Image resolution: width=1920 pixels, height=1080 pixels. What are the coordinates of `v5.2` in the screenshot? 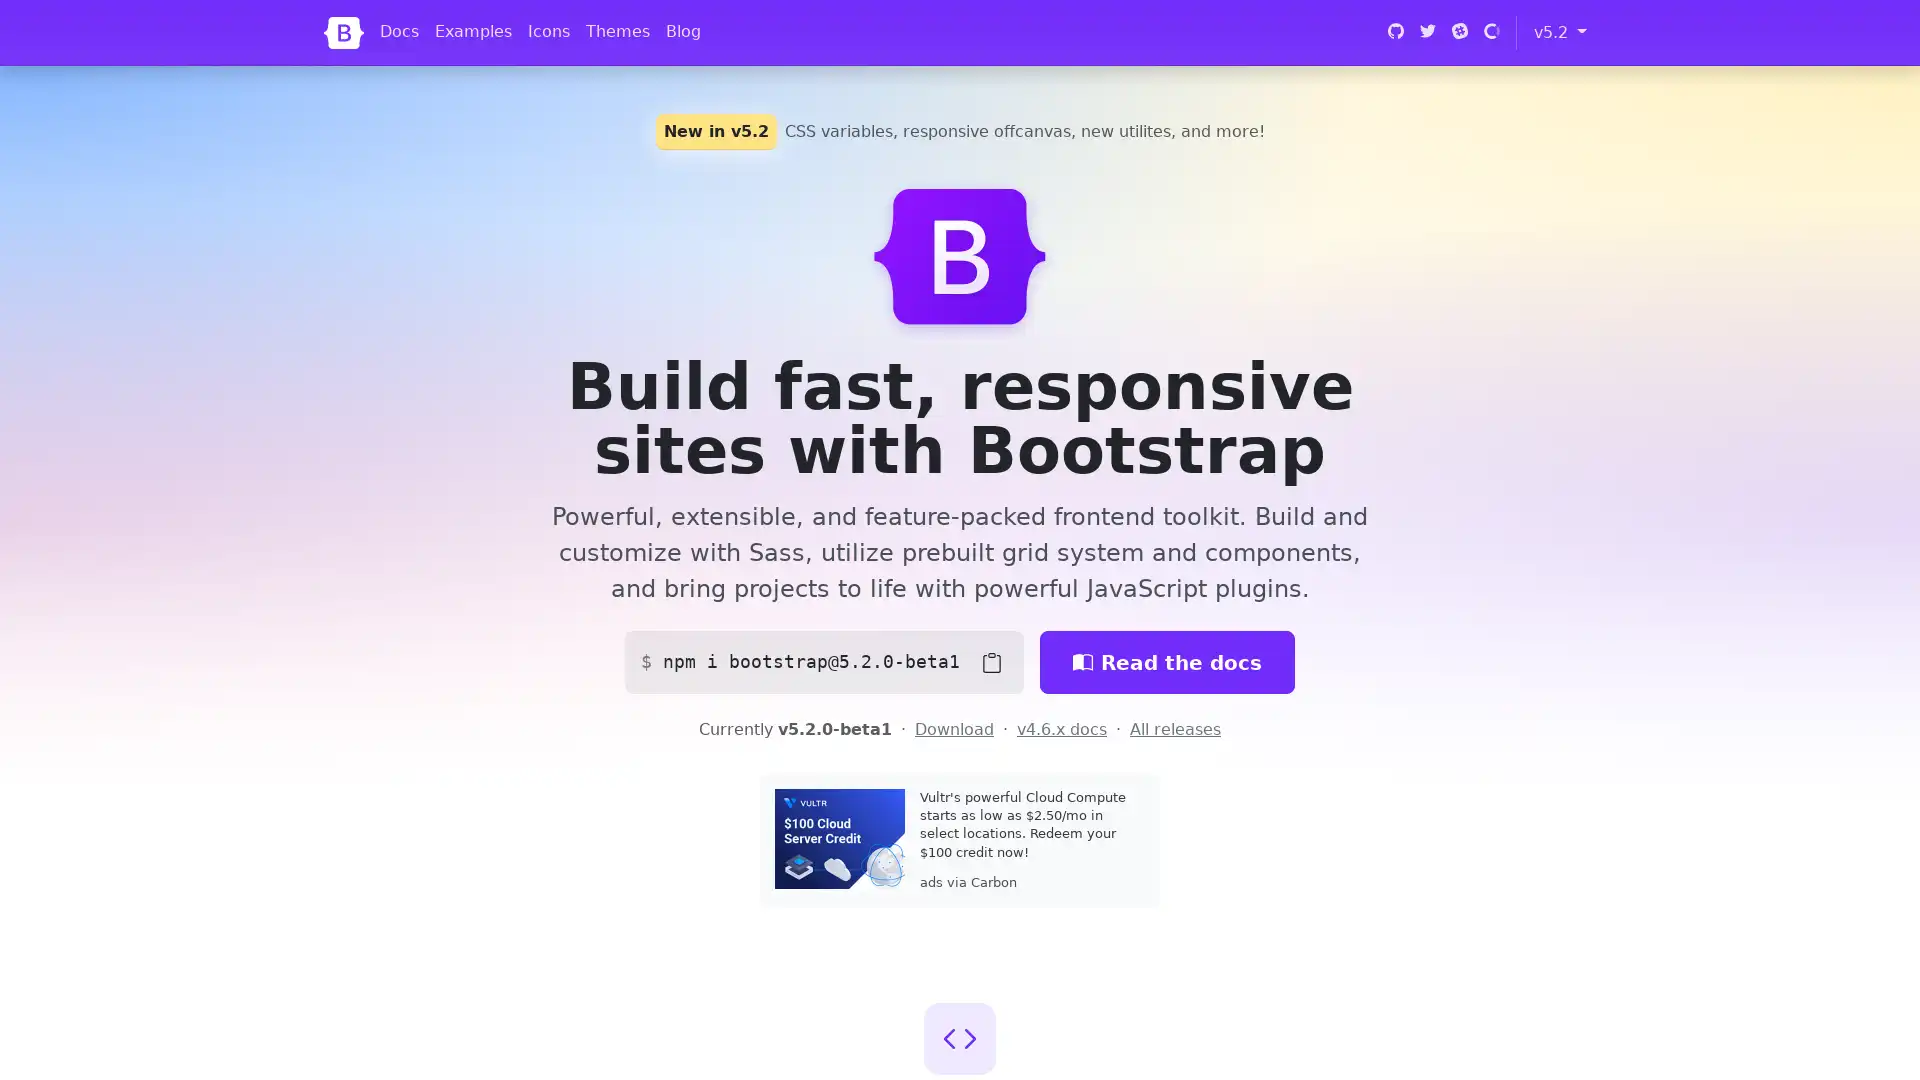 It's located at (1559, 33).